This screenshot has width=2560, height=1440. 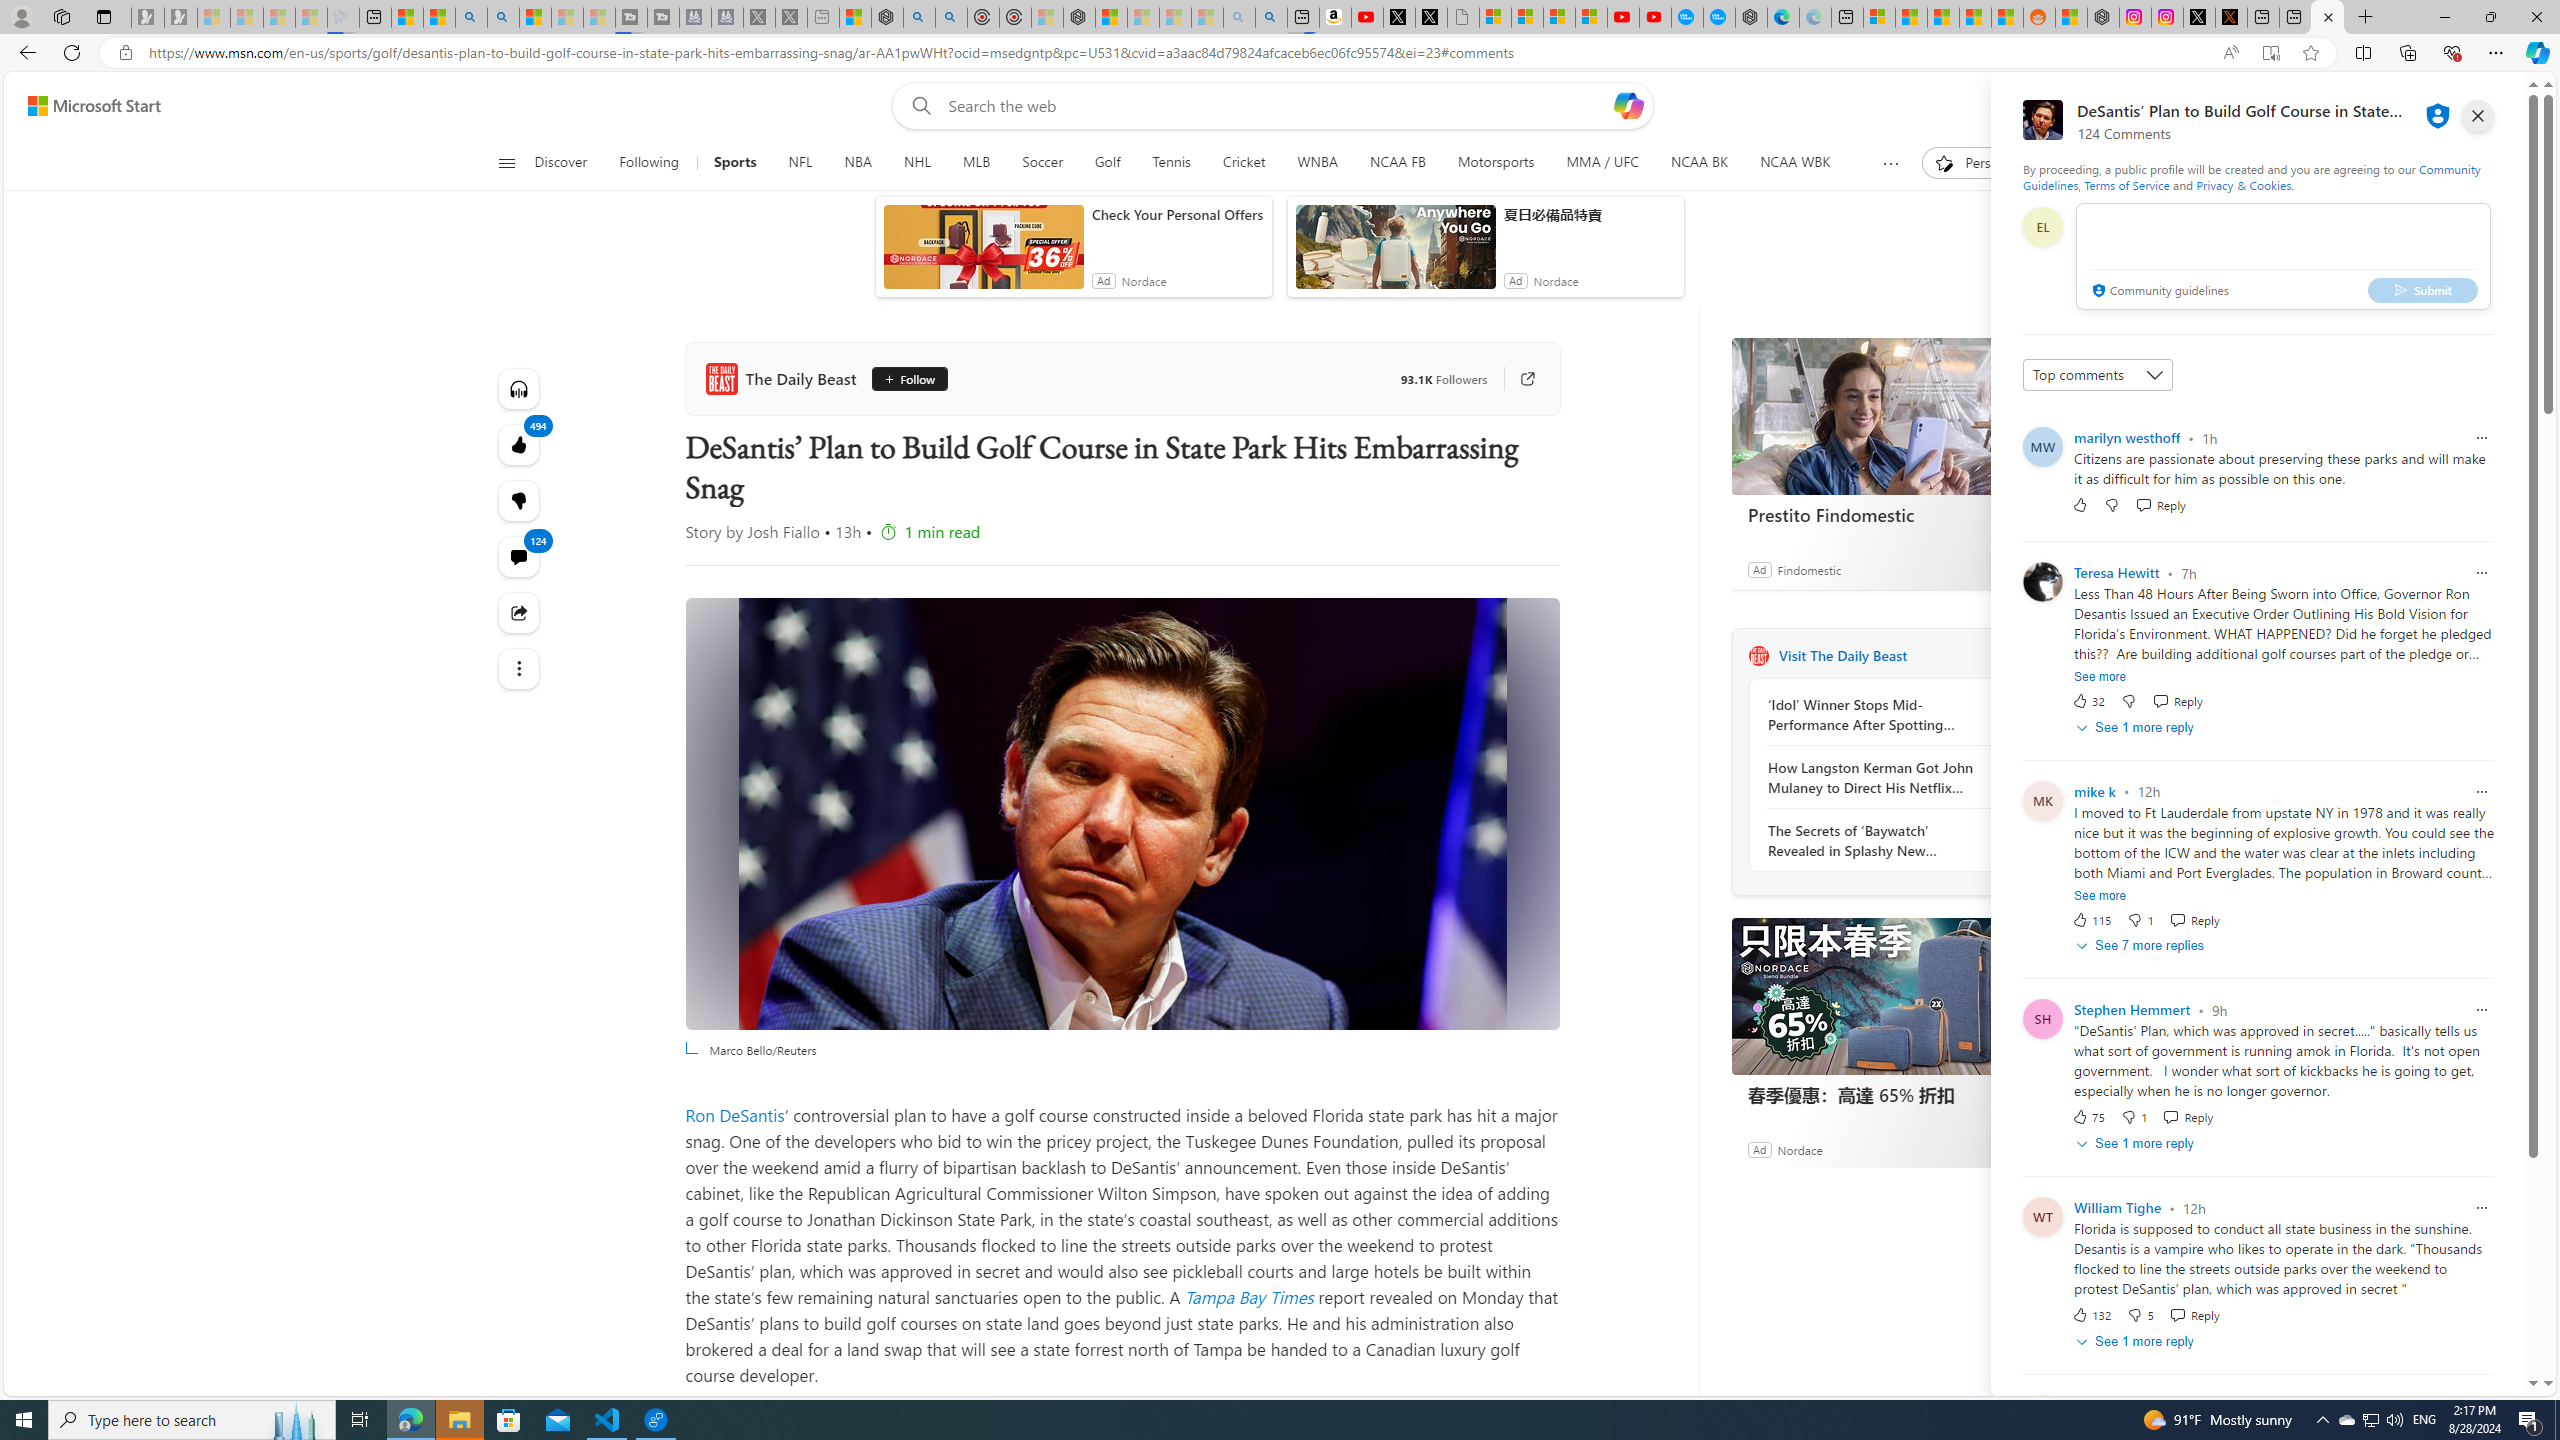 I want to click on 'Following', so click(x=648, y=162).